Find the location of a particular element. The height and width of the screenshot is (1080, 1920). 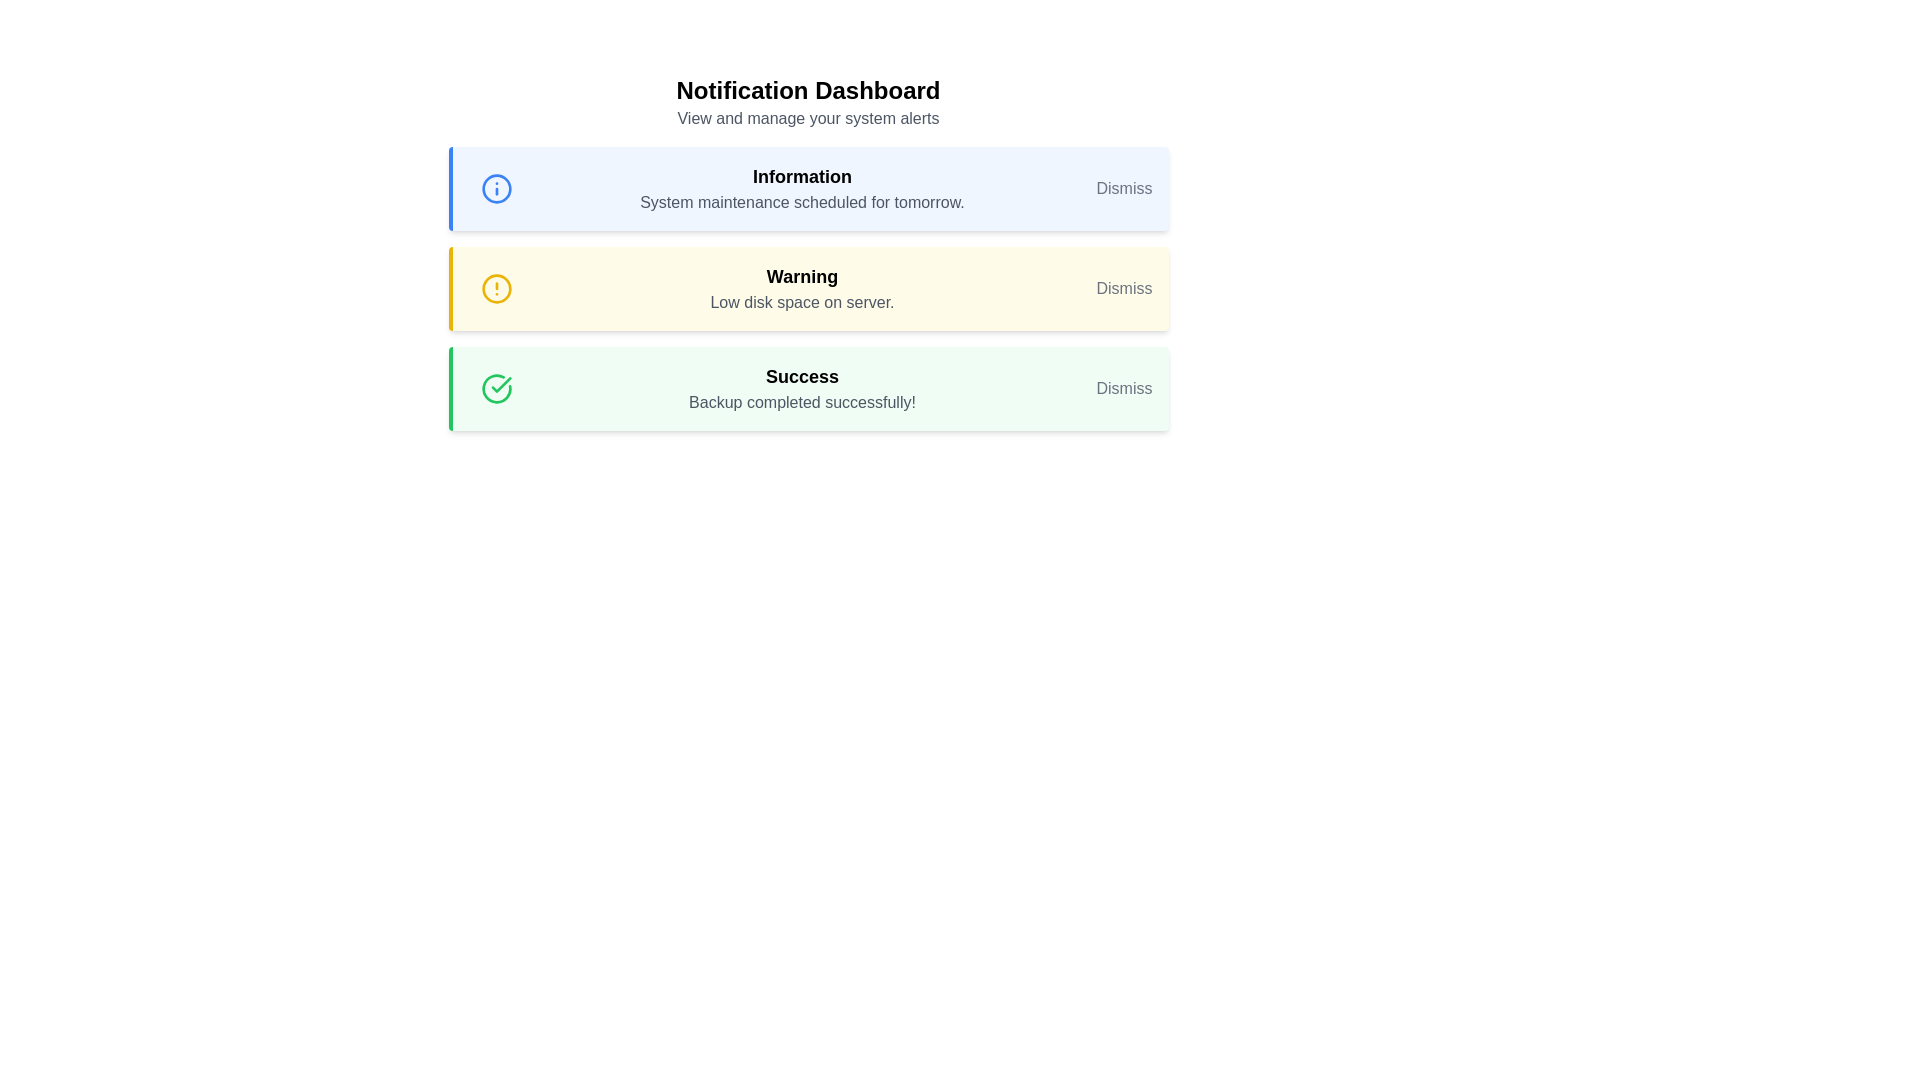

the descriptive Text label located underneath the 'Warning' title in the middle notification bar, which provides additional details about the warning notification is located at coordinates (802, 303).